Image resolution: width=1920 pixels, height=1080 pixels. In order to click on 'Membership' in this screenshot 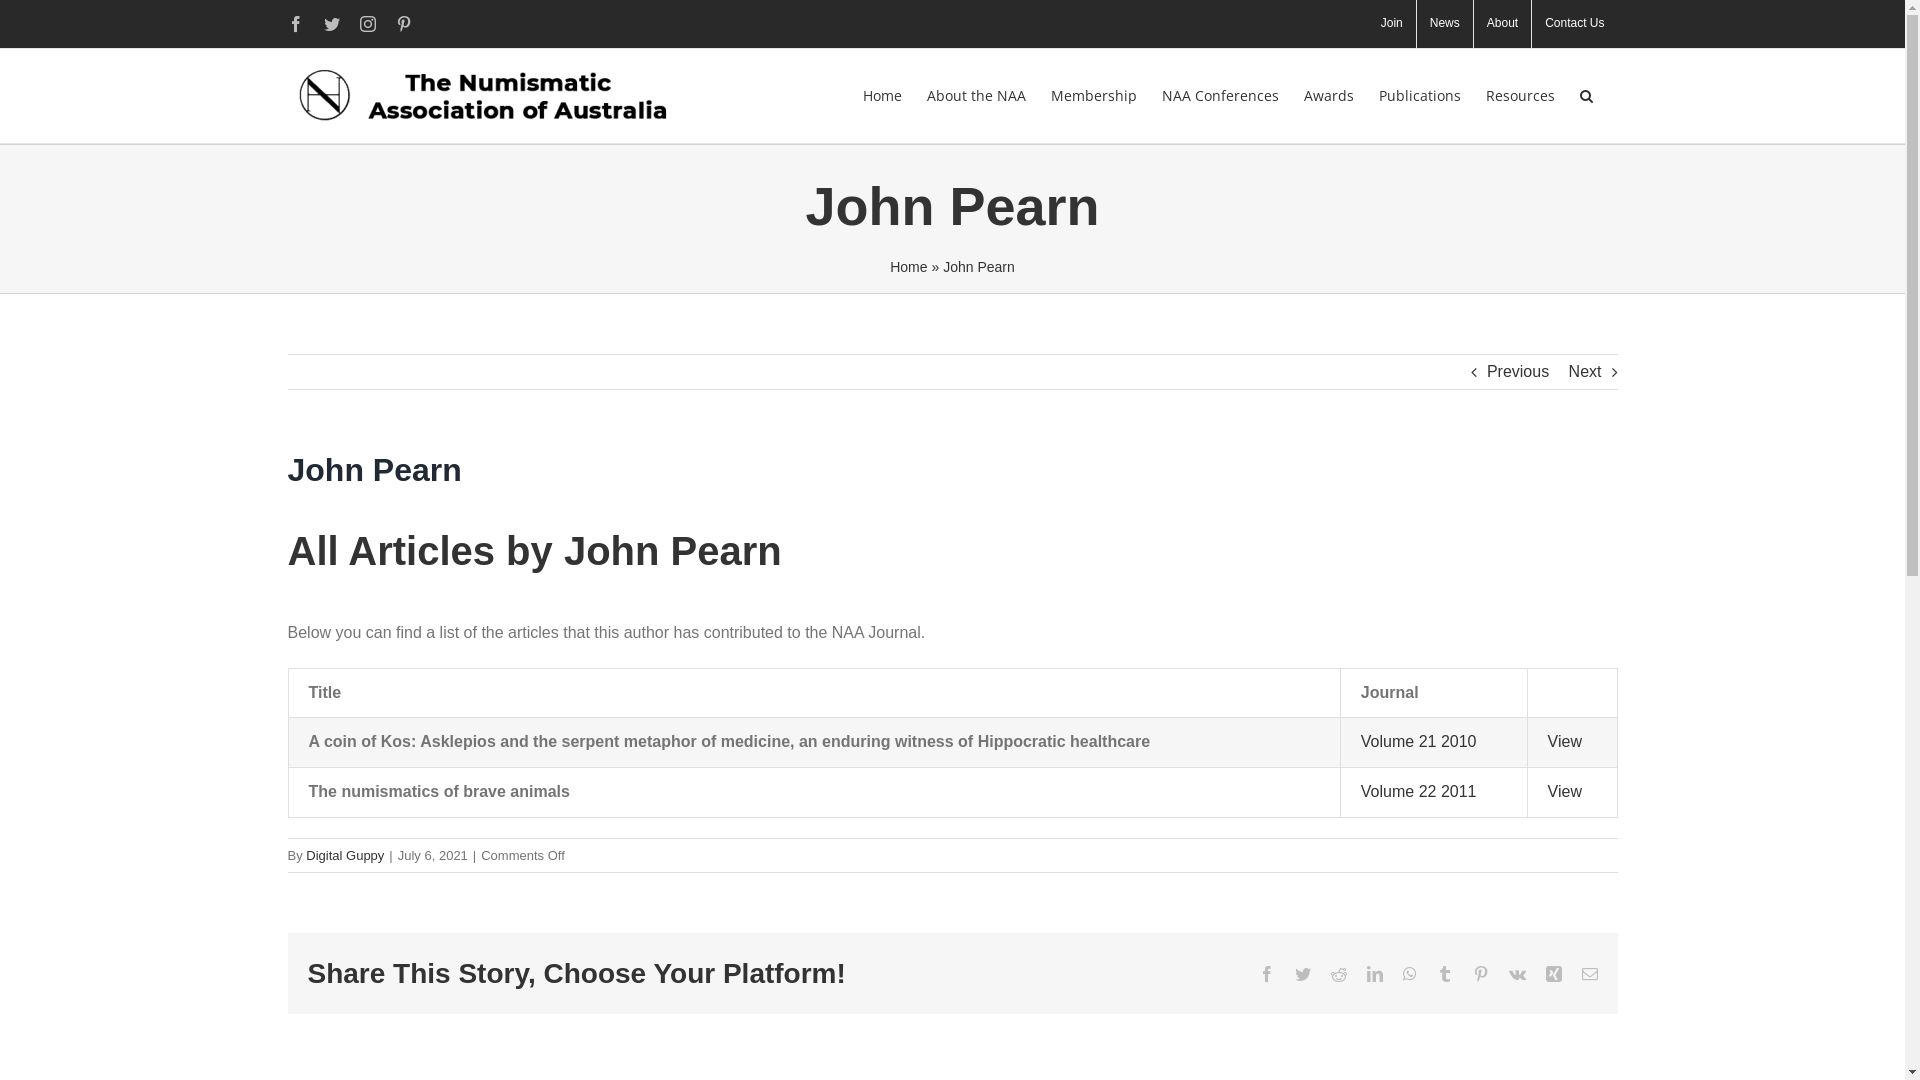, I will do `click(1092, 96)`.